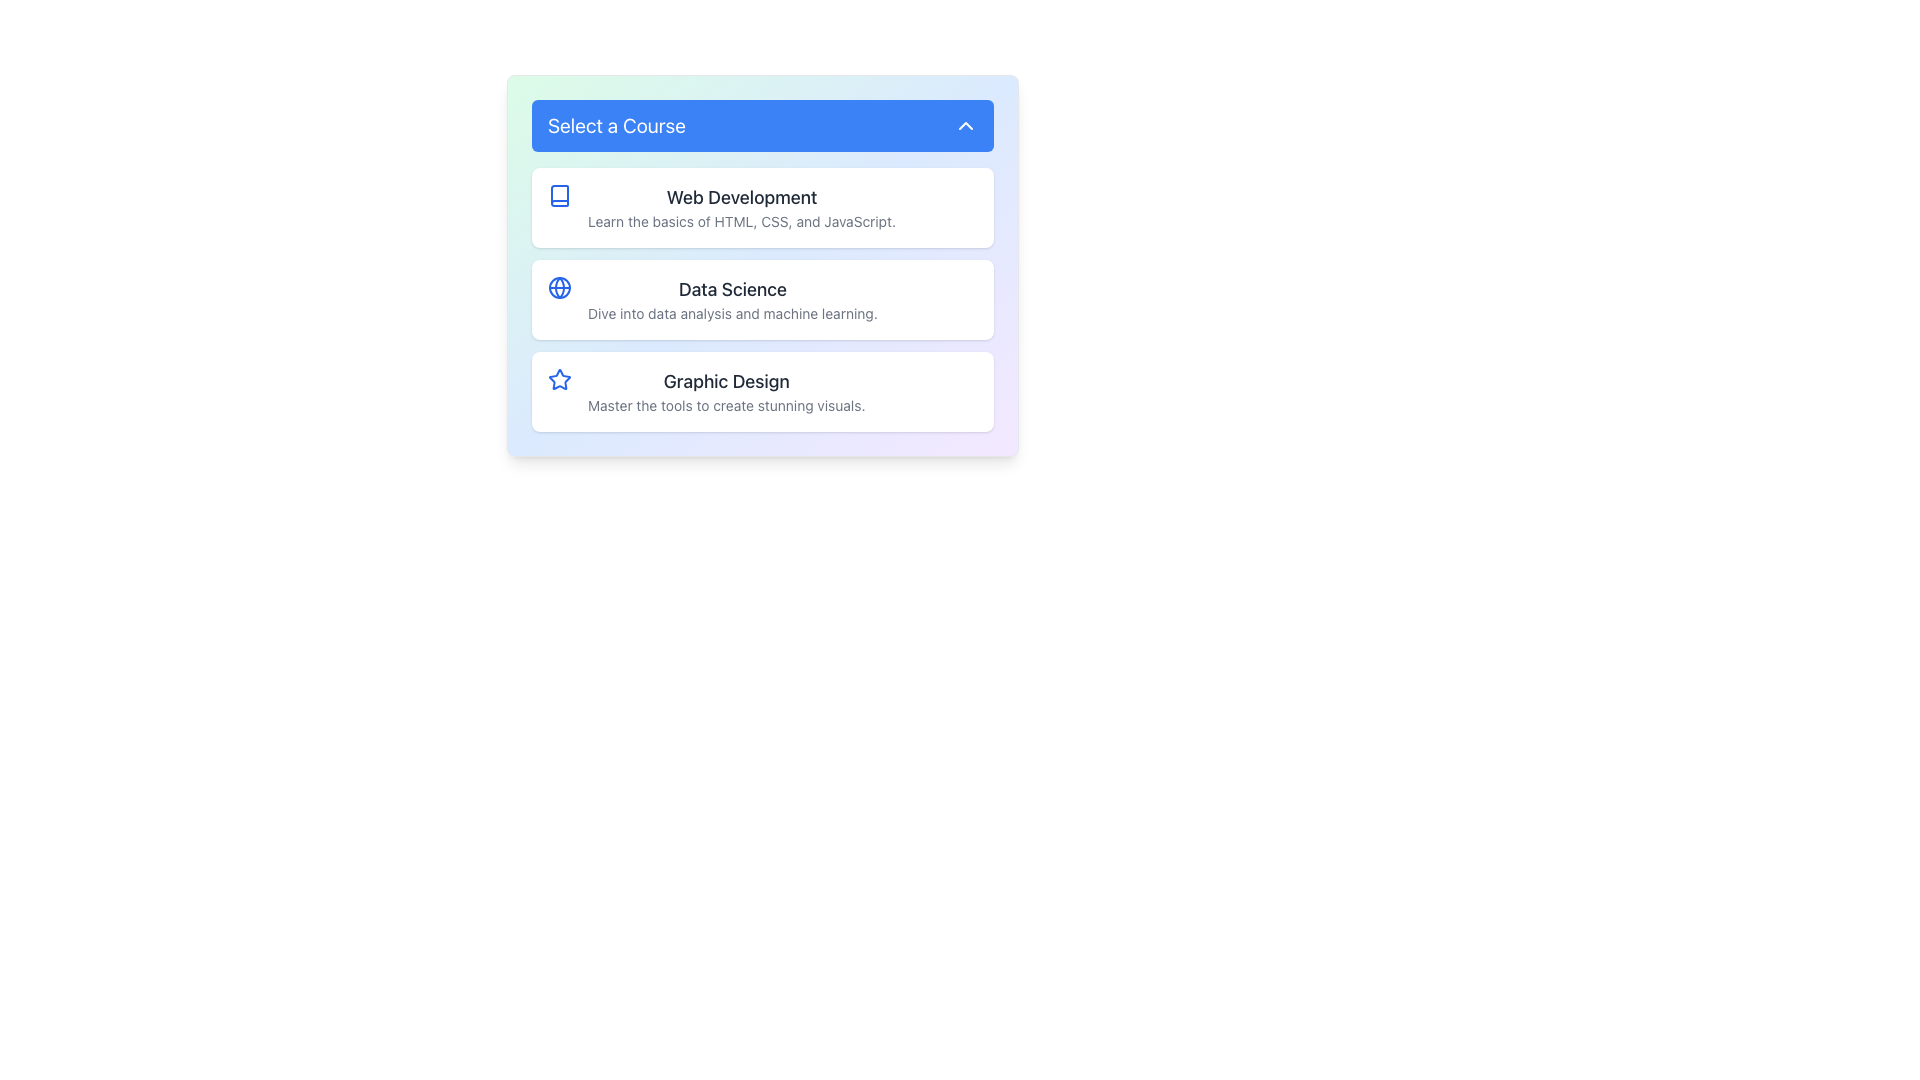 This screenshot has width=1920, height=1080. Describe the element at coordinates (741, 208) in the screenshot. I see `the interactive option within the 'Select a Course' card` at that location.